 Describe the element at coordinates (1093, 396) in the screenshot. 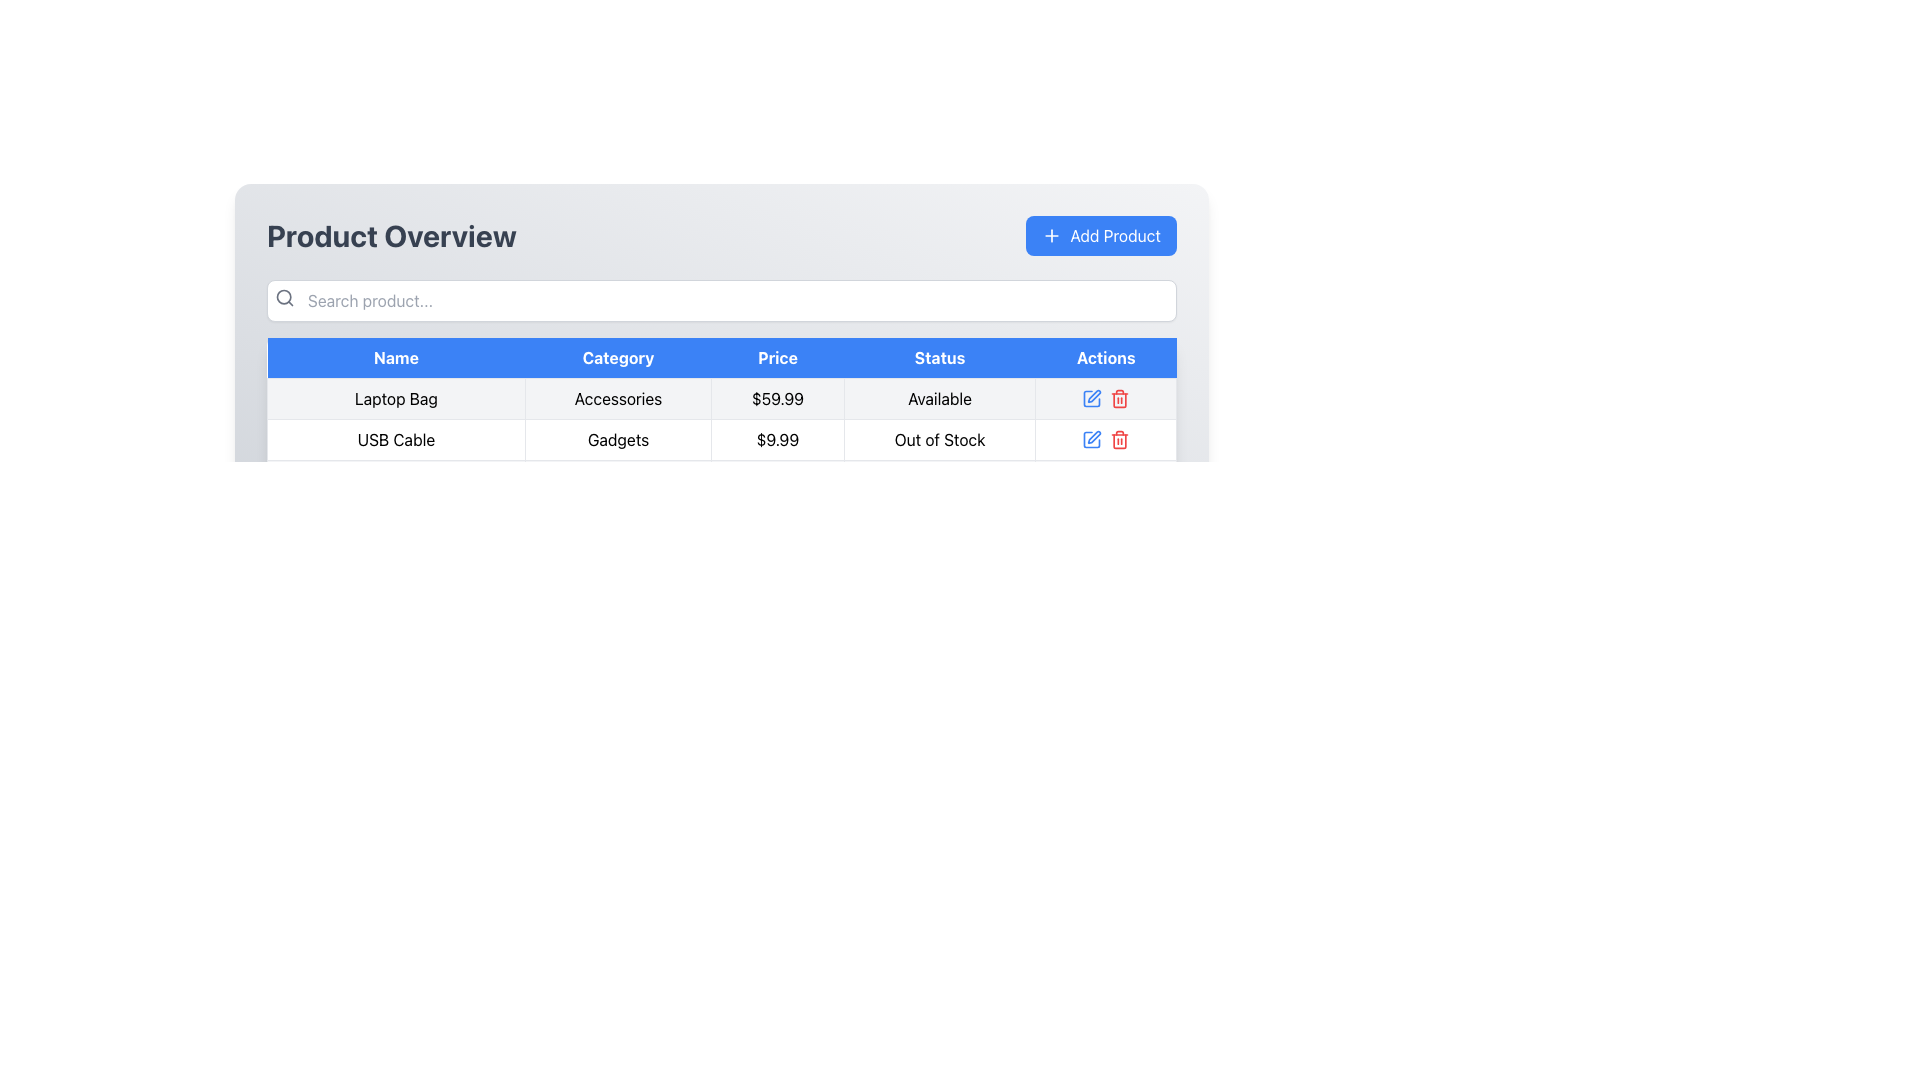

I see `the small curved pencil icon (Edit) located in the Actions column of the second row in the table to initiate edit mode` at that location.